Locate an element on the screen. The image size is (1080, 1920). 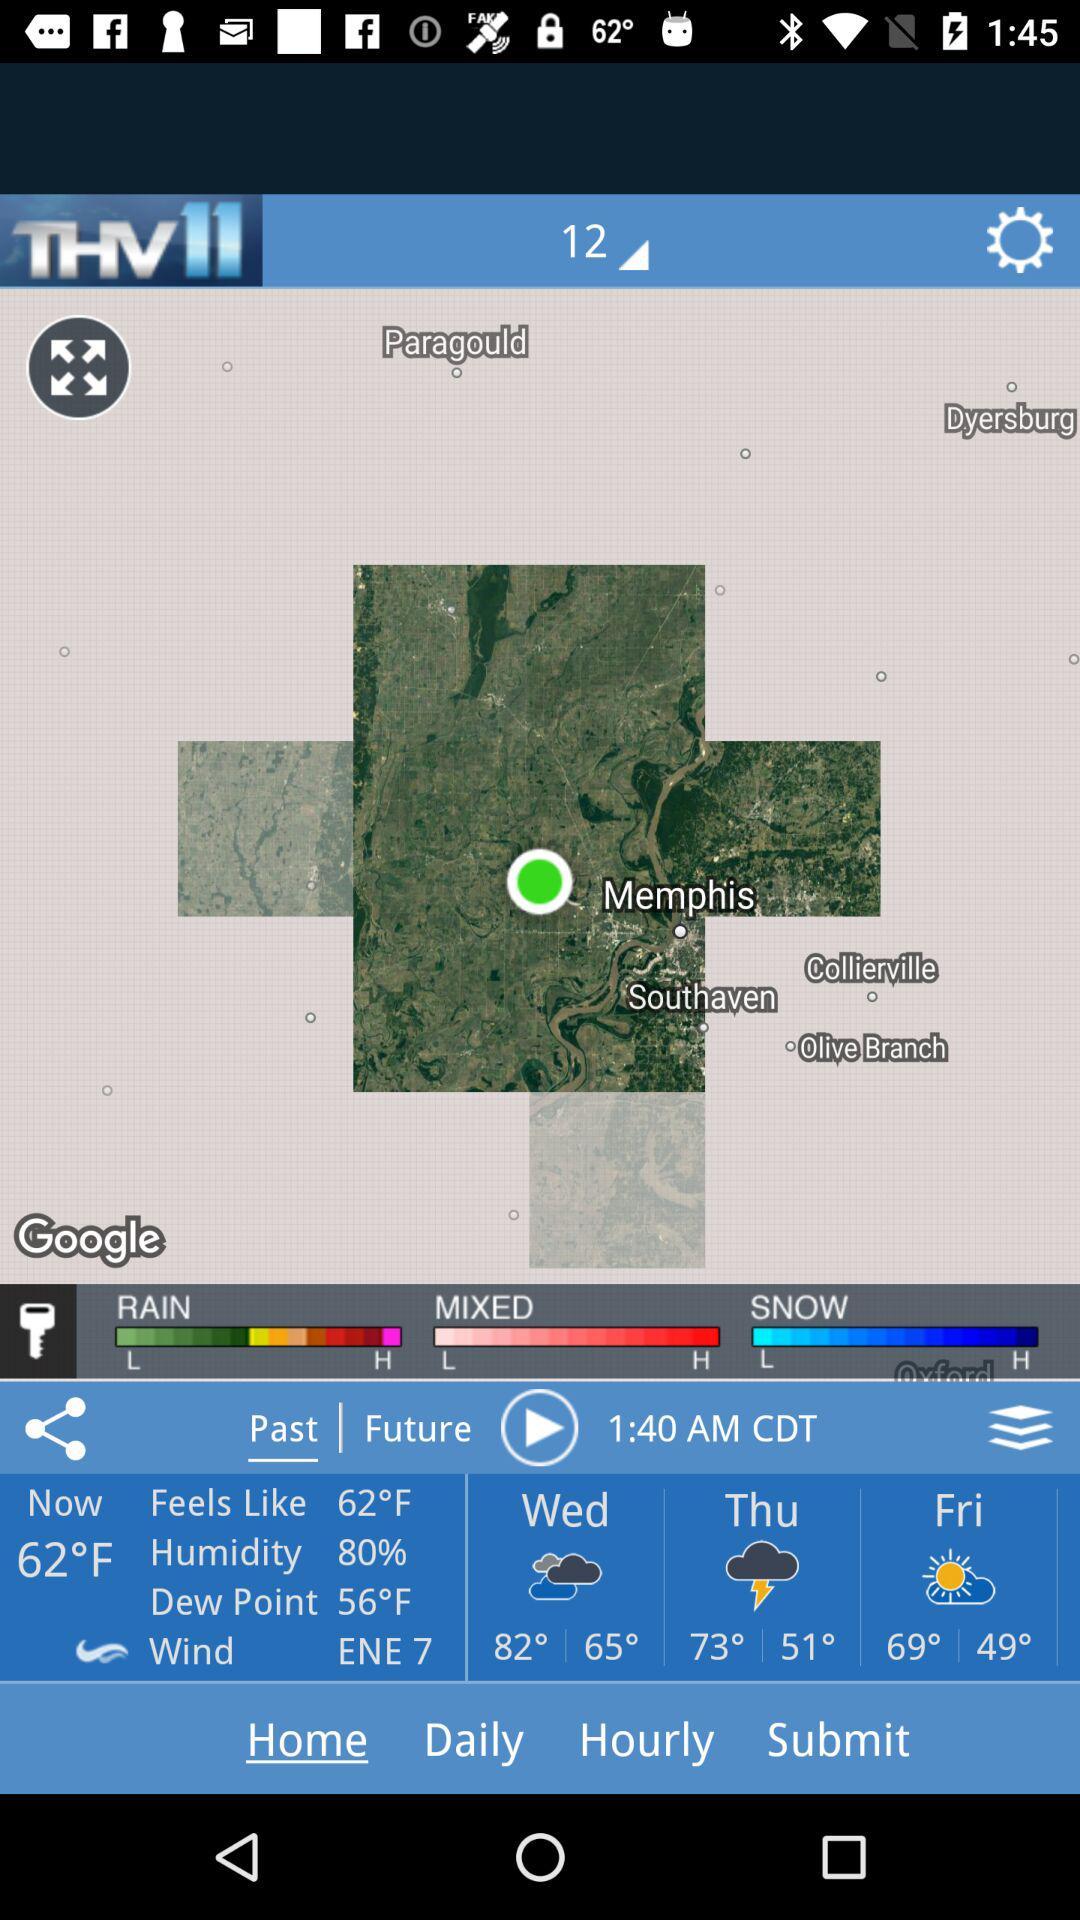
the share icon is located at coordinates (58, 1426).